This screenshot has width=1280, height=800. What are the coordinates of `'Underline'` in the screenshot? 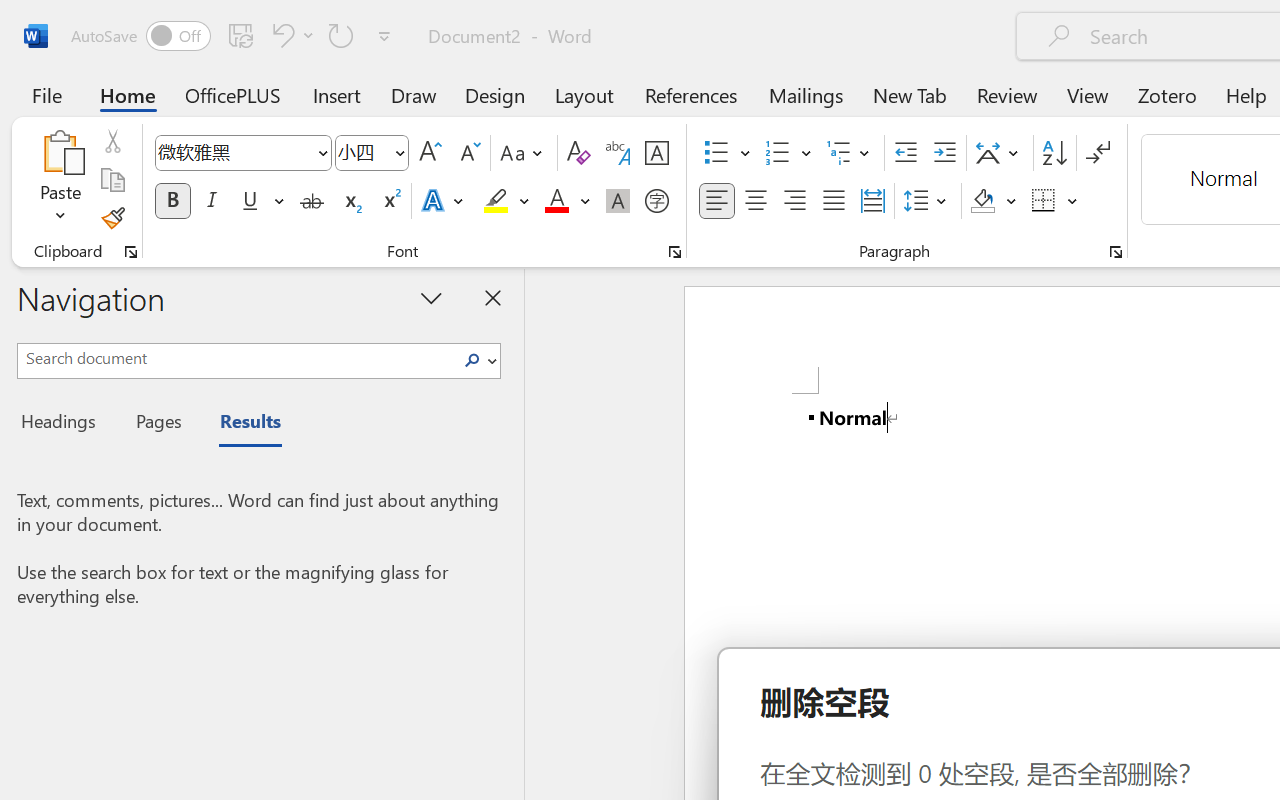 It's located at (260, 201).